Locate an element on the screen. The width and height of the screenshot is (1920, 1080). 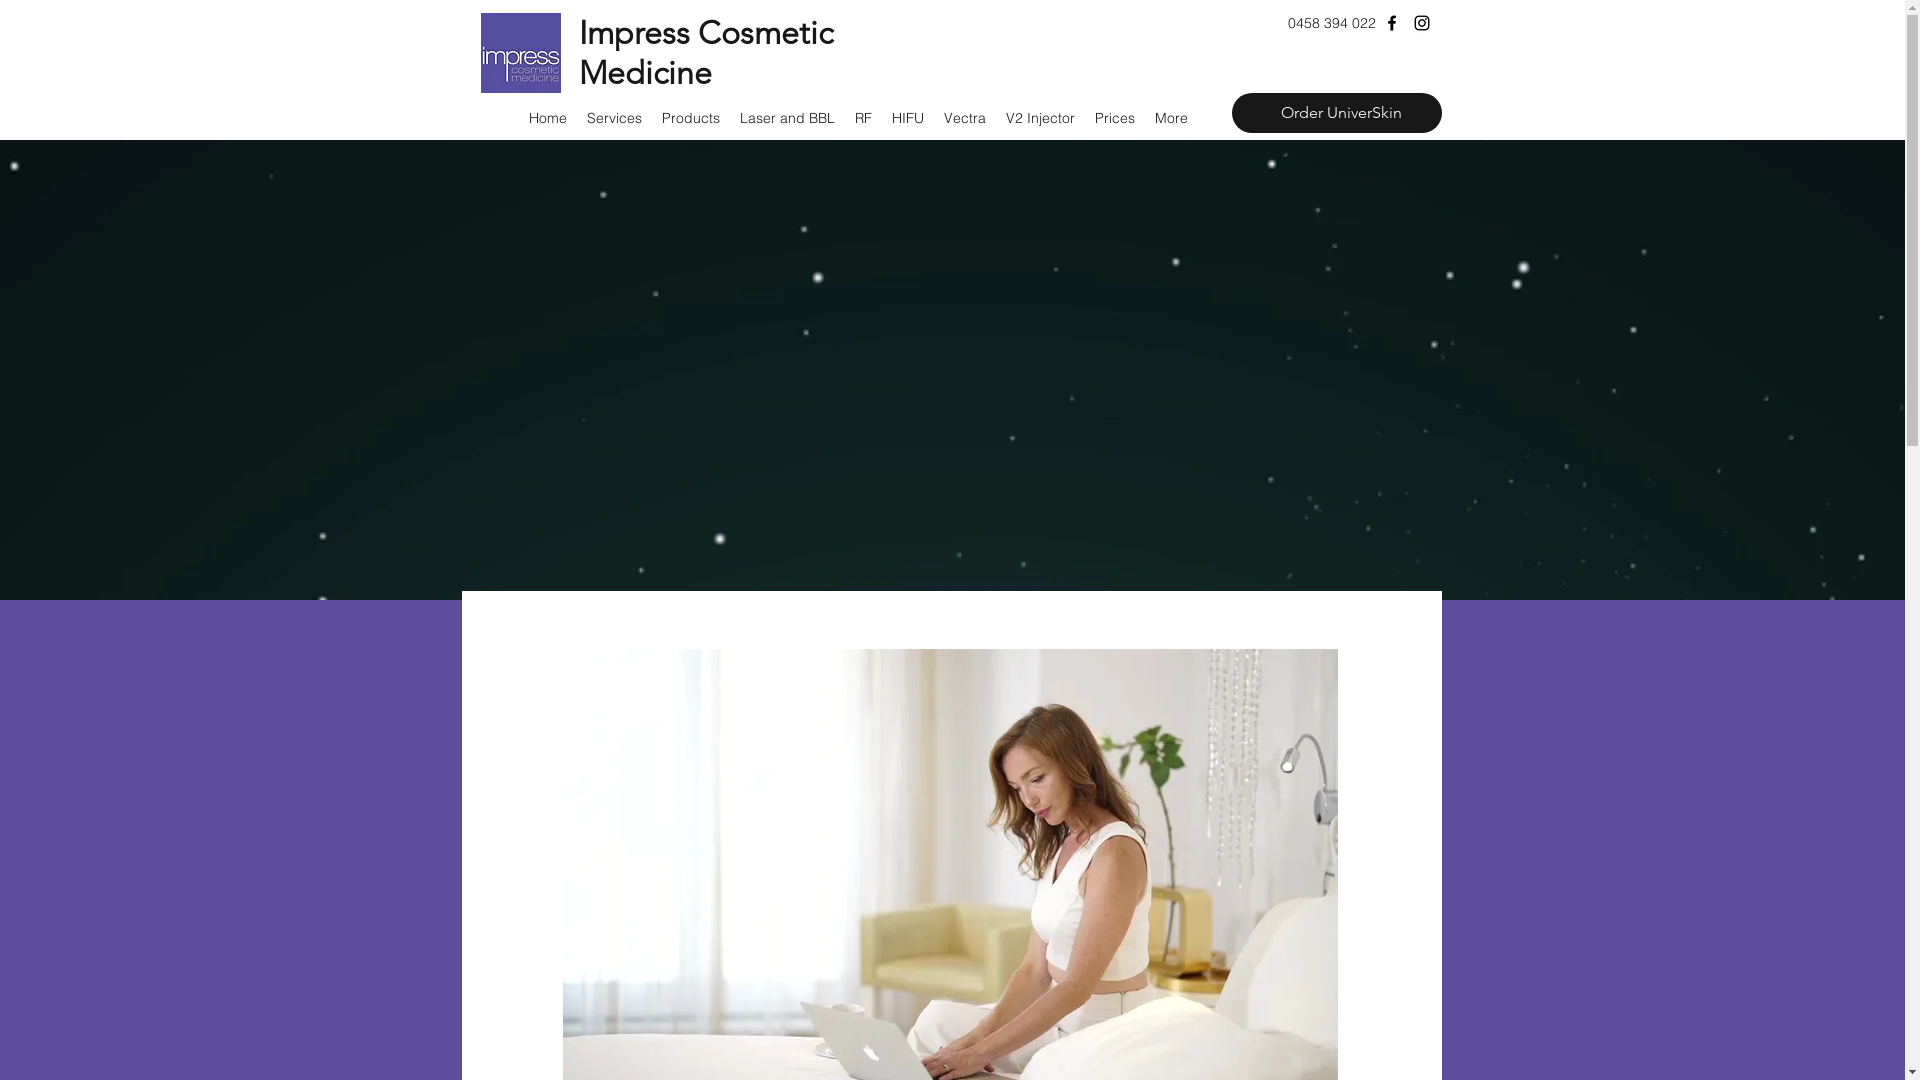
'HIFU' is located at coordinates (906, 118).